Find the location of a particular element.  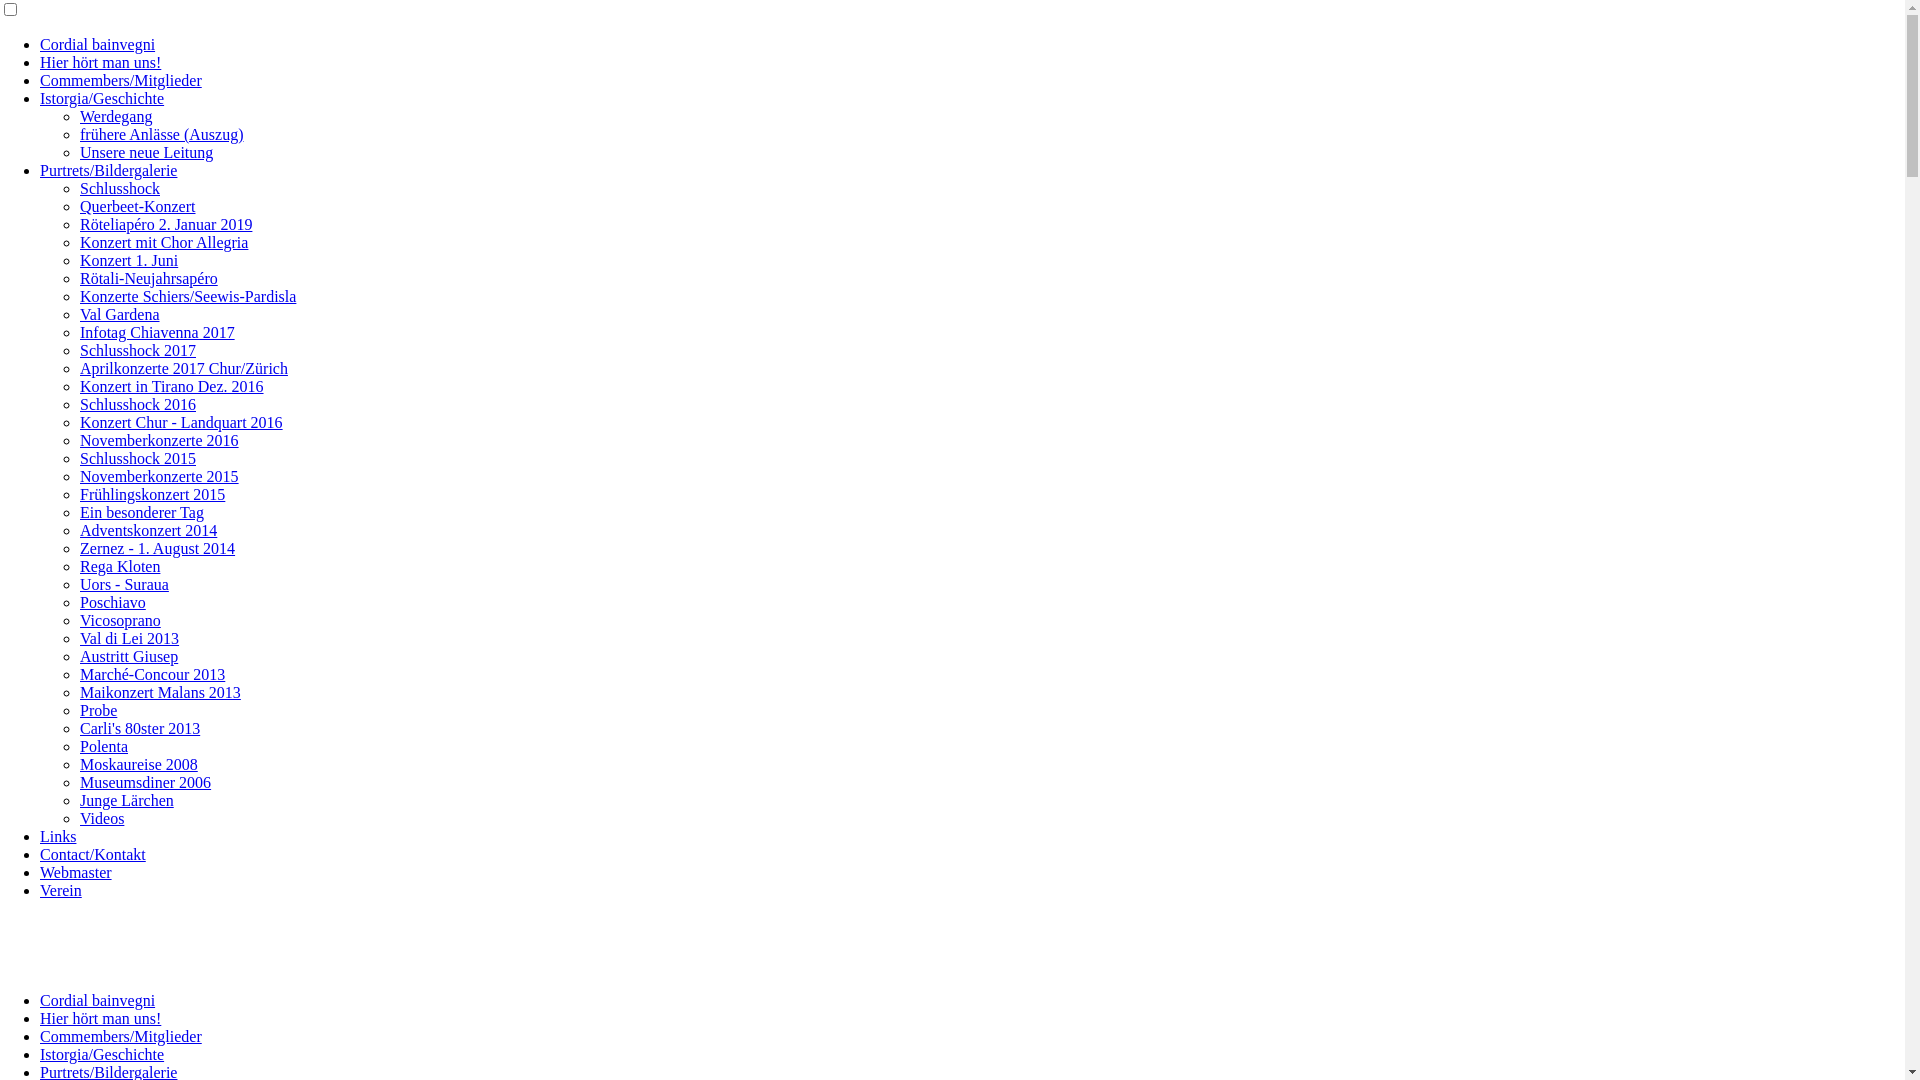

'Querbeet-Konzert' is located at coordinates (80, 206).